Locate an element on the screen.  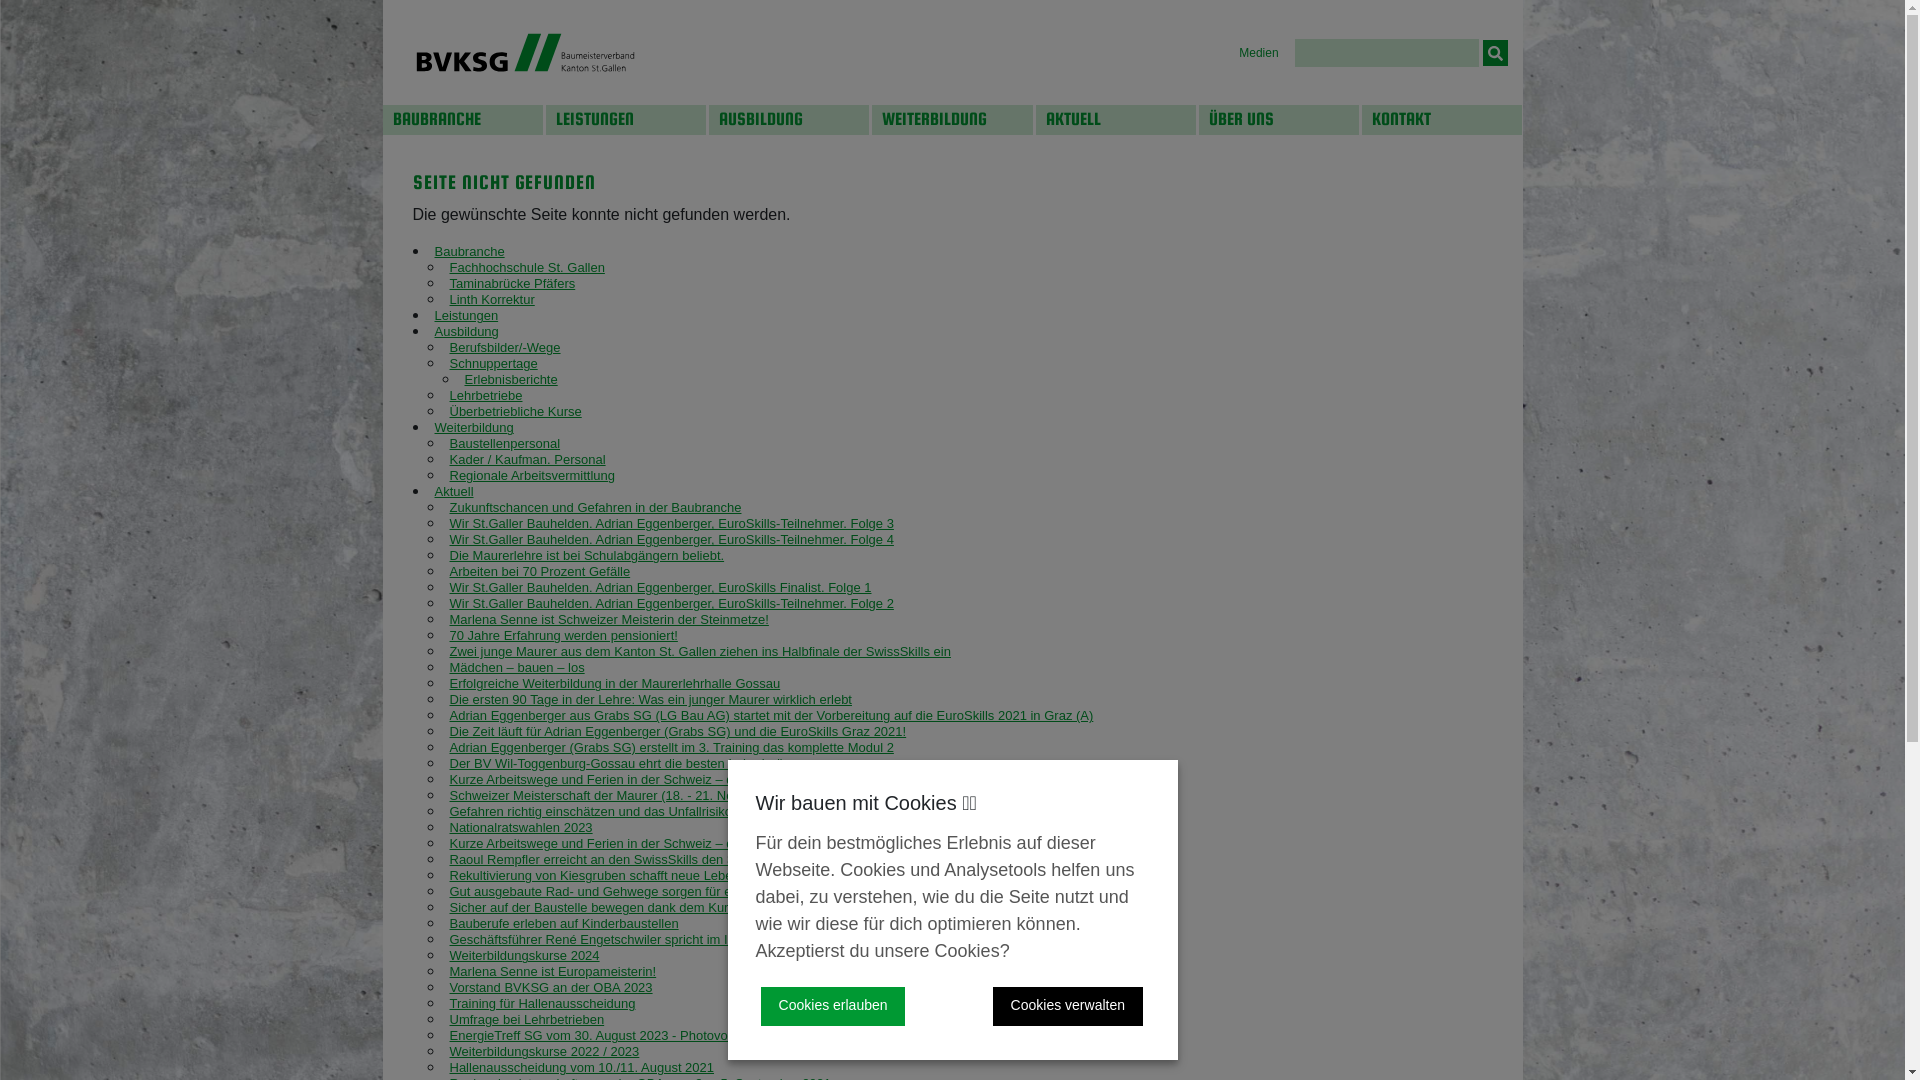
'Ausbildung' is located at coordinates (464, 330).